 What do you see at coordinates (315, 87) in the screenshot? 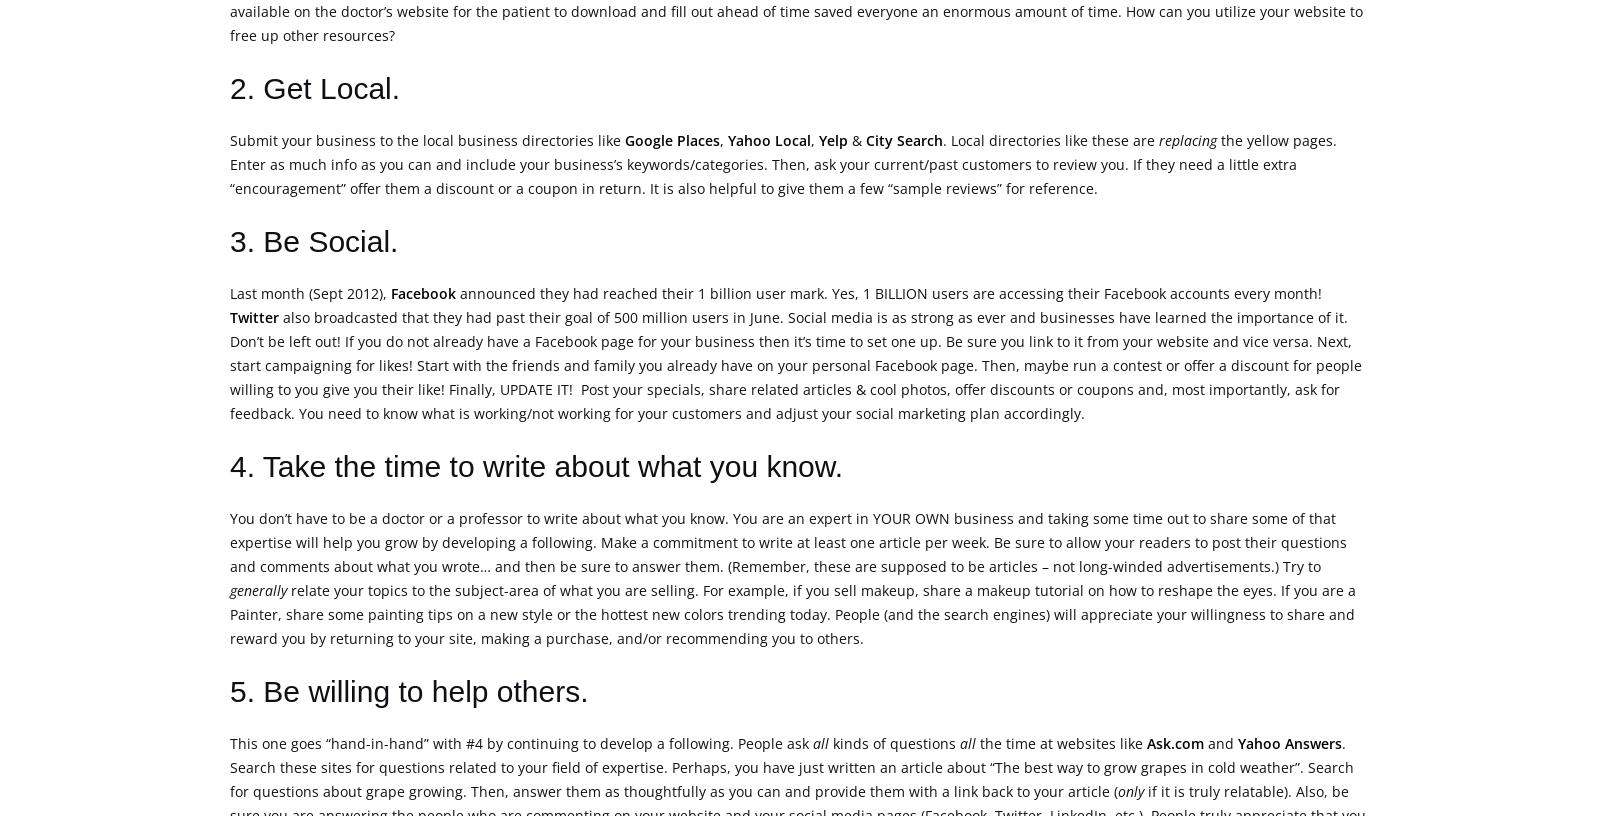
I see `'2. Get Local.'` at bounding box center [315, 87].